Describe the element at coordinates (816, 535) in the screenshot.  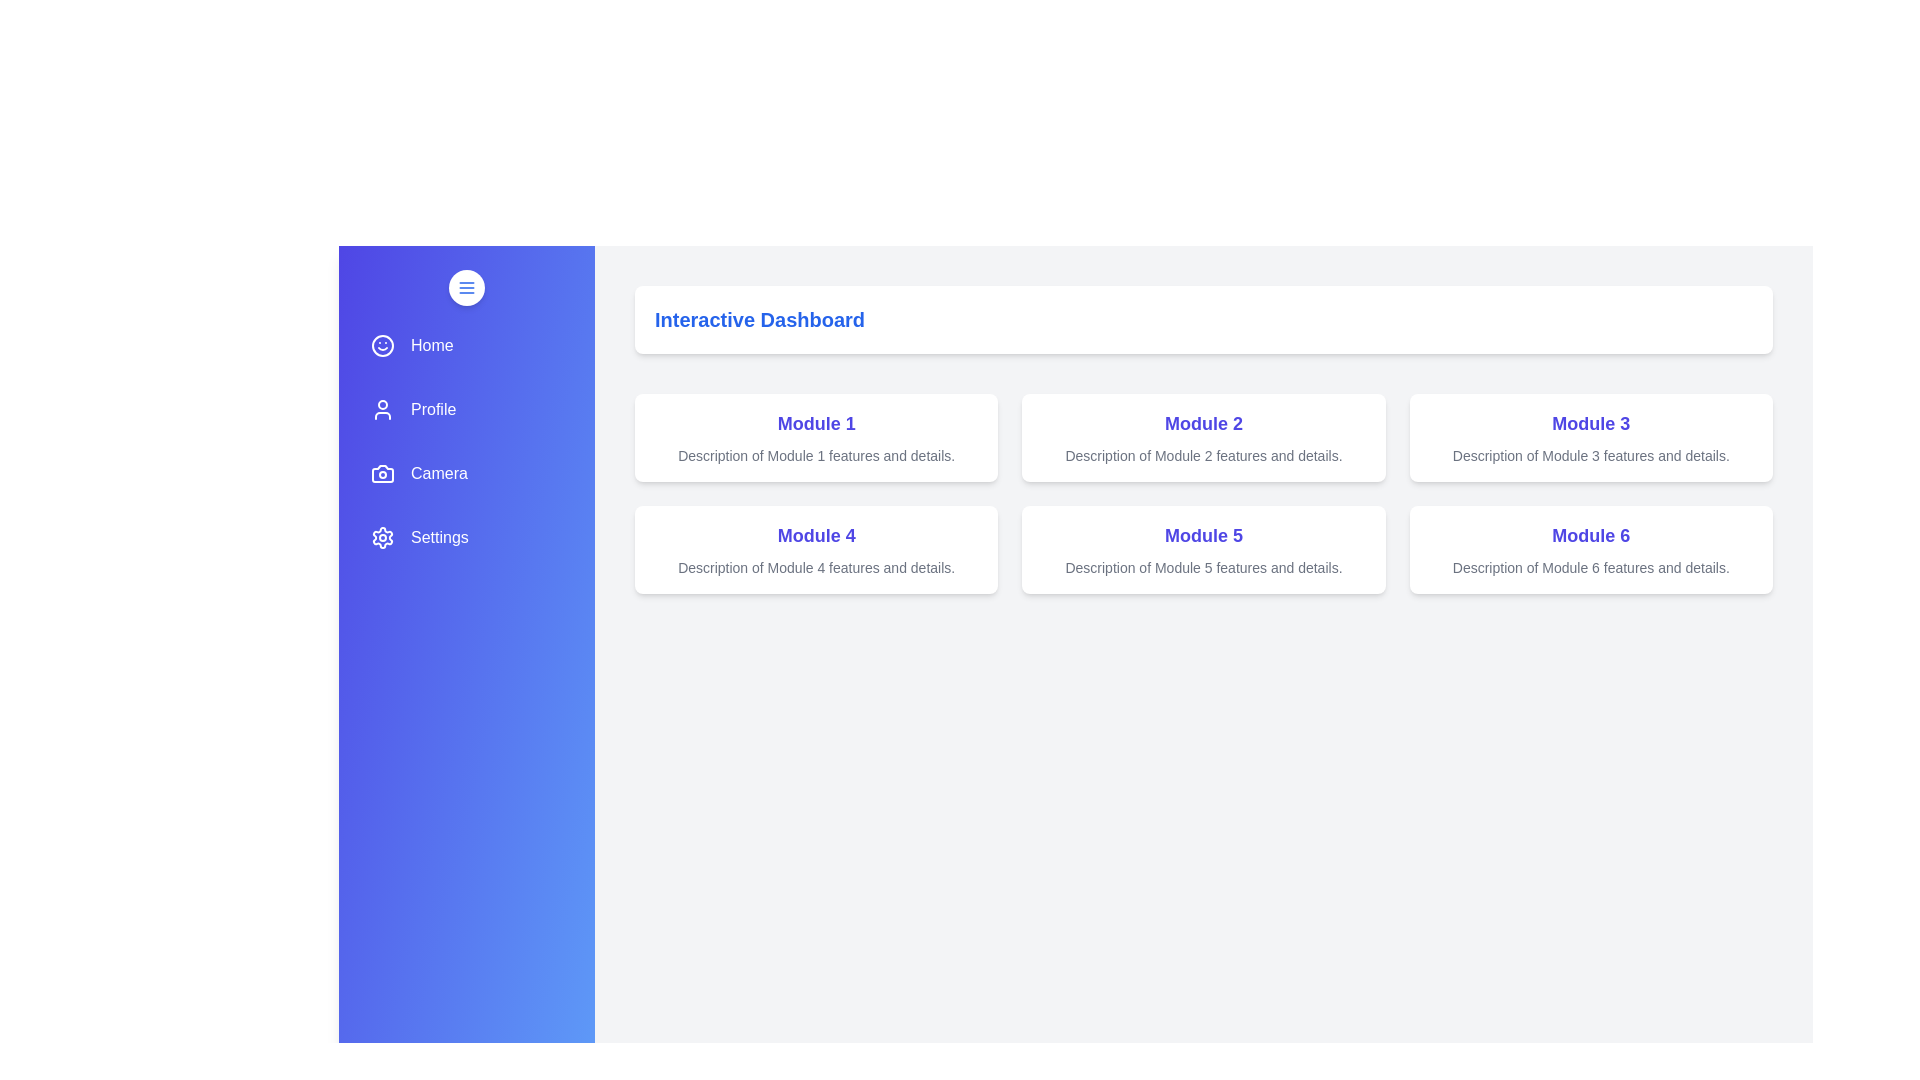
I see `the text element styled with 'Module 4', which is bold, indigo, and prominently displayed on a white card in the lower left corner of the central content section` at that location.